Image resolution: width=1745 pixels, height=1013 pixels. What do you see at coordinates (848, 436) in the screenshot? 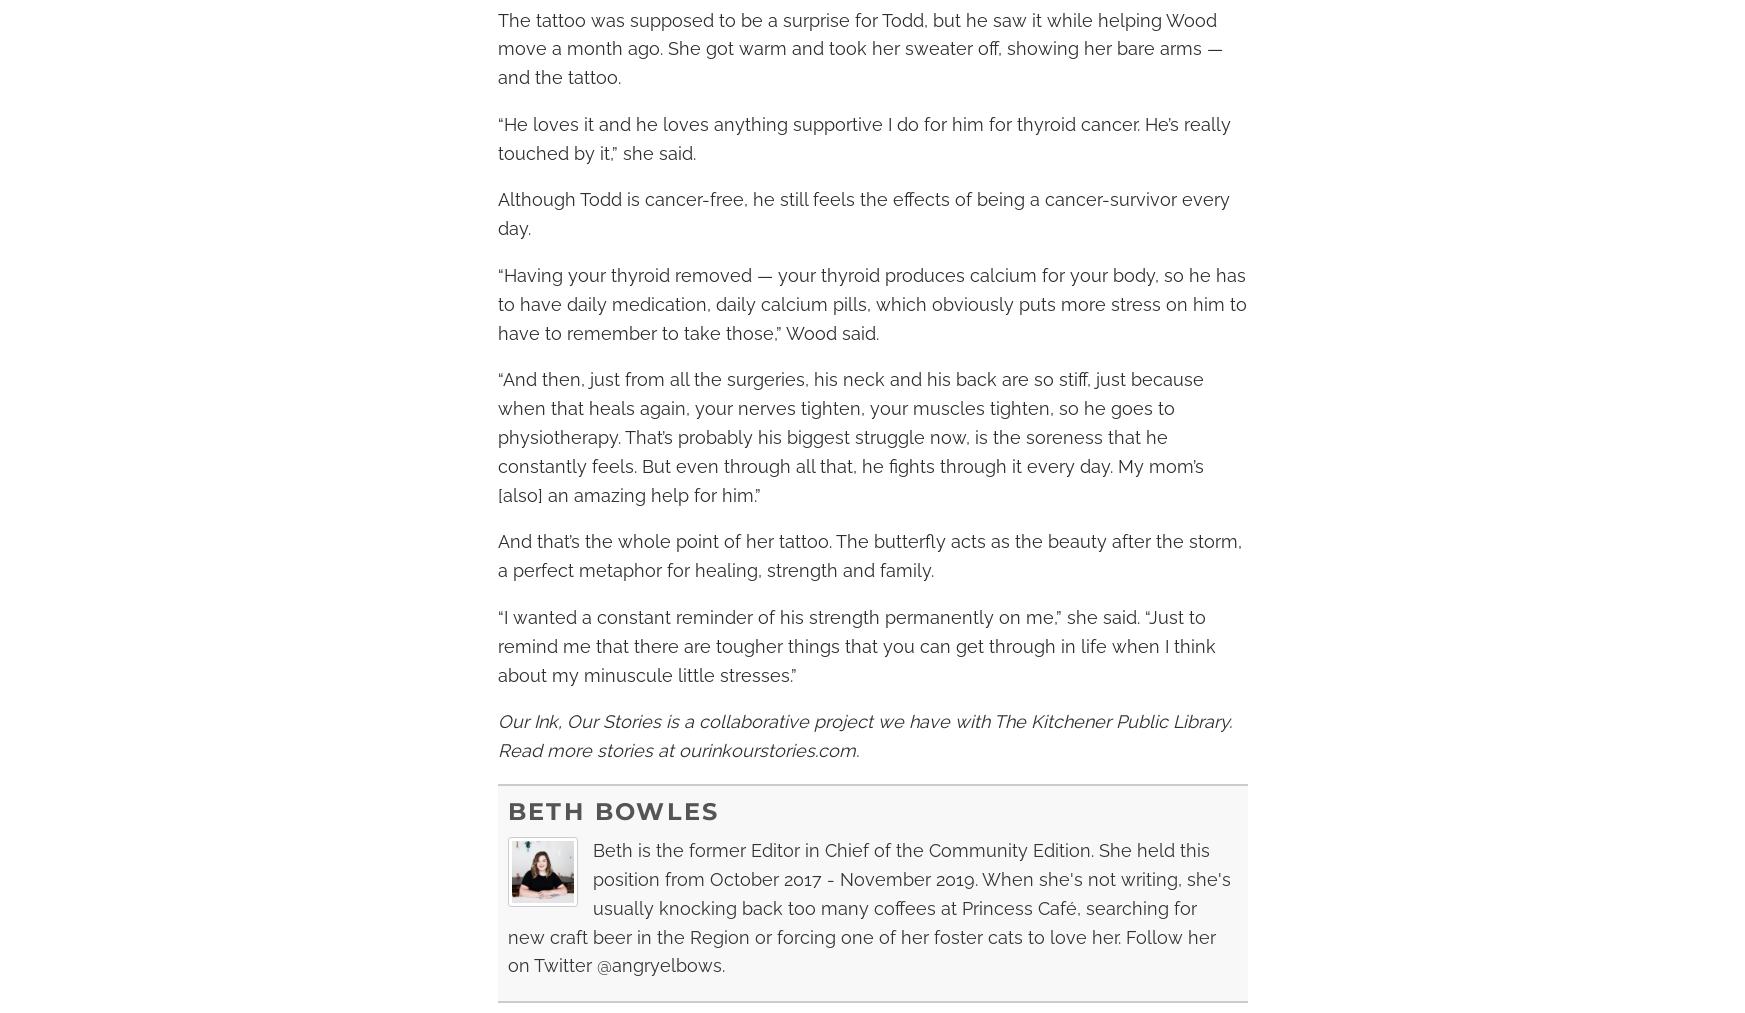
I see `'“And then, just from all the surgeries, his neck and his back are so stiff, just because when that heals again, your nerves tighten, your muscles tighten, so he goes to physiotherapy. That’s probably his biggest struggle now, is the soreness that he constantly feels. But even through all that, he fights through it every day. My mom’s [also] an amazing help for him.”'` at bounding box center [848, 436].